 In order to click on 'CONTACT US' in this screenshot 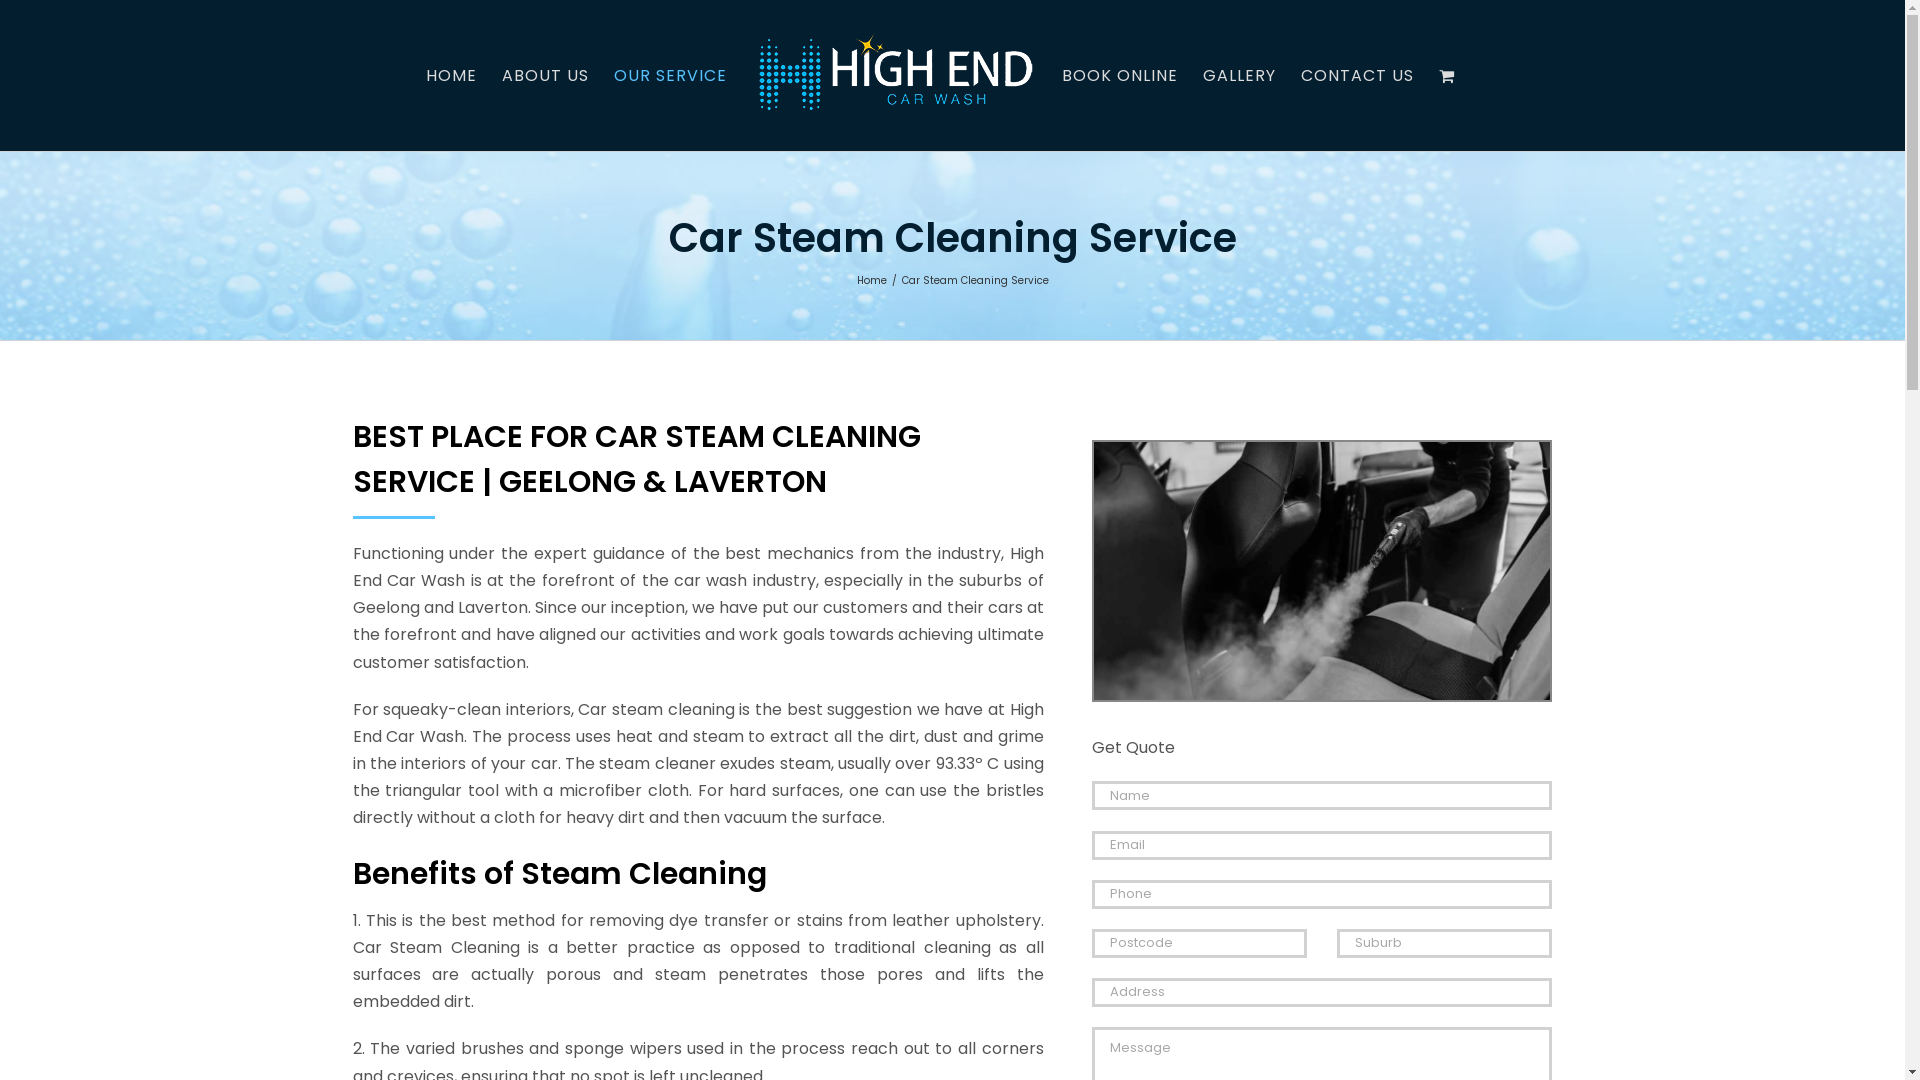, I will do `click(1356, 75)`.